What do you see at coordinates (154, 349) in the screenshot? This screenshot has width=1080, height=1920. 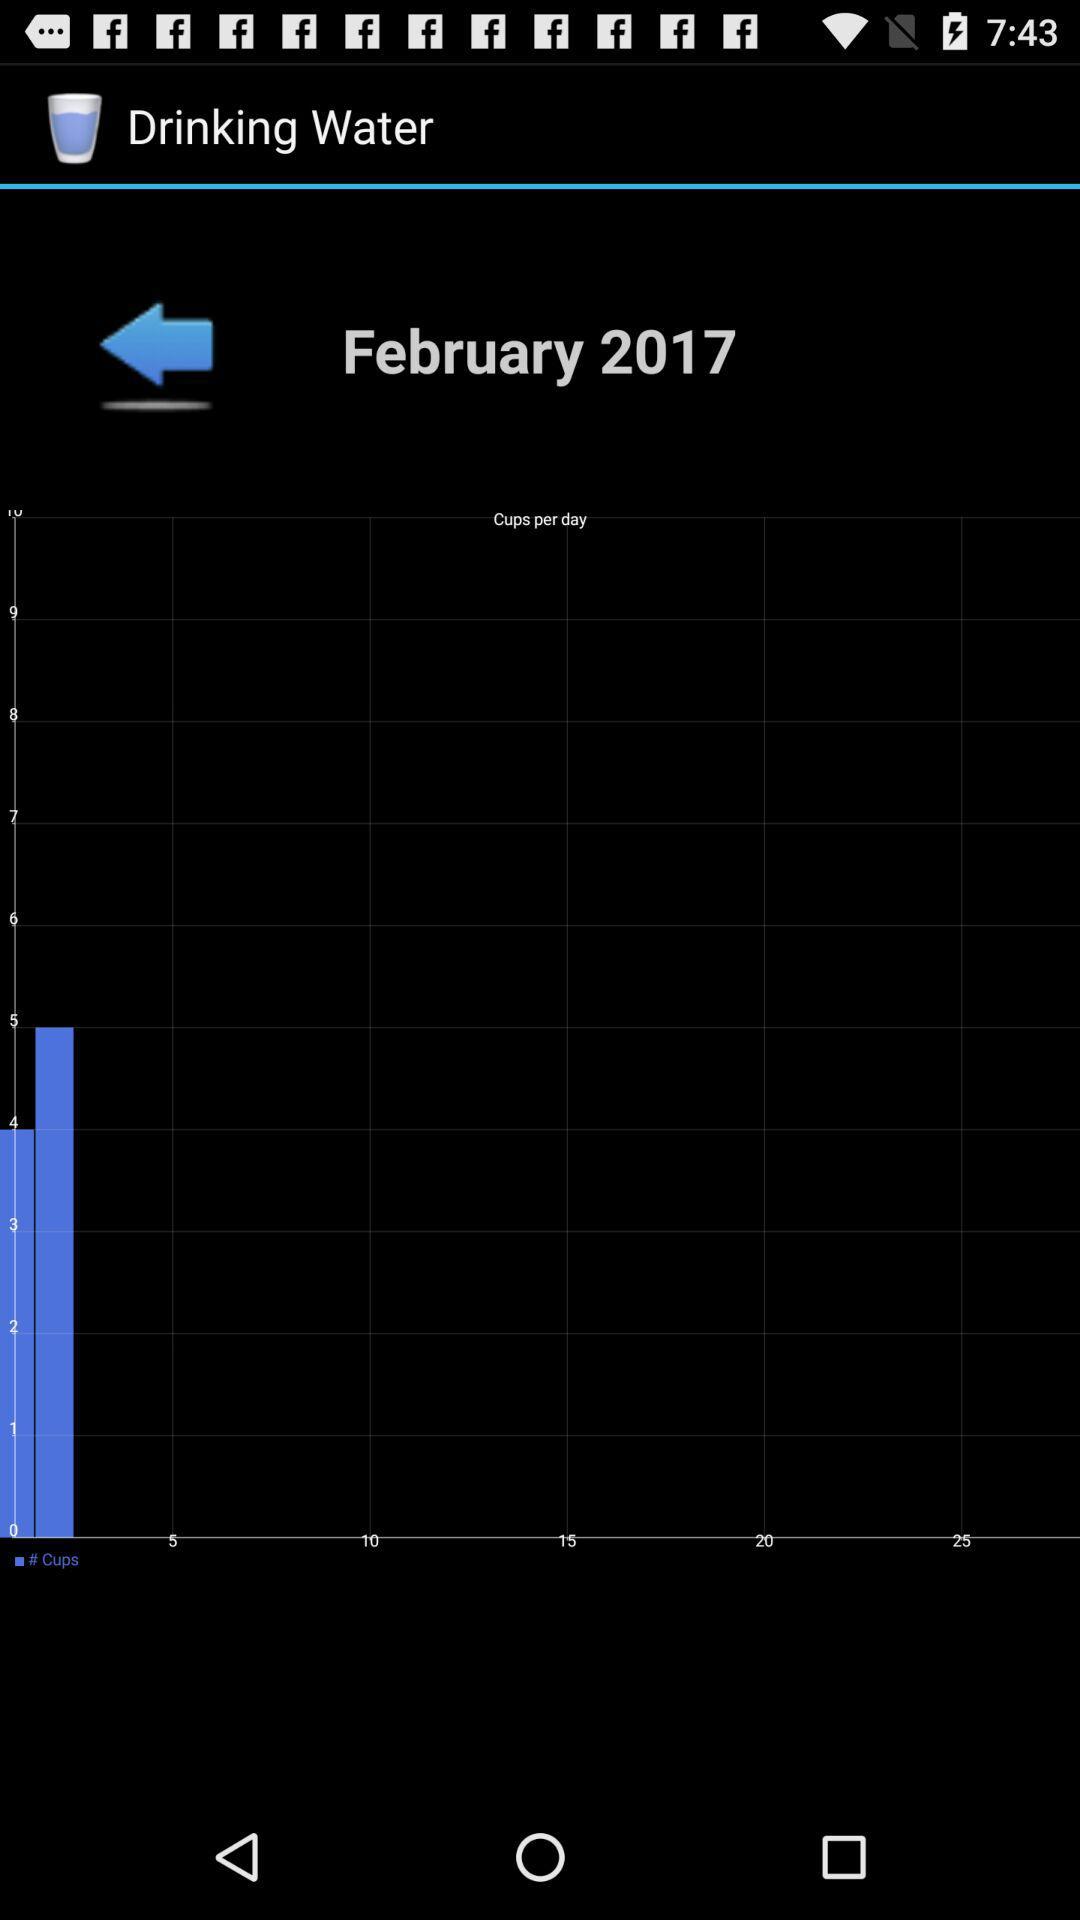 I see `previous menu` at bounding box center [154, 349].